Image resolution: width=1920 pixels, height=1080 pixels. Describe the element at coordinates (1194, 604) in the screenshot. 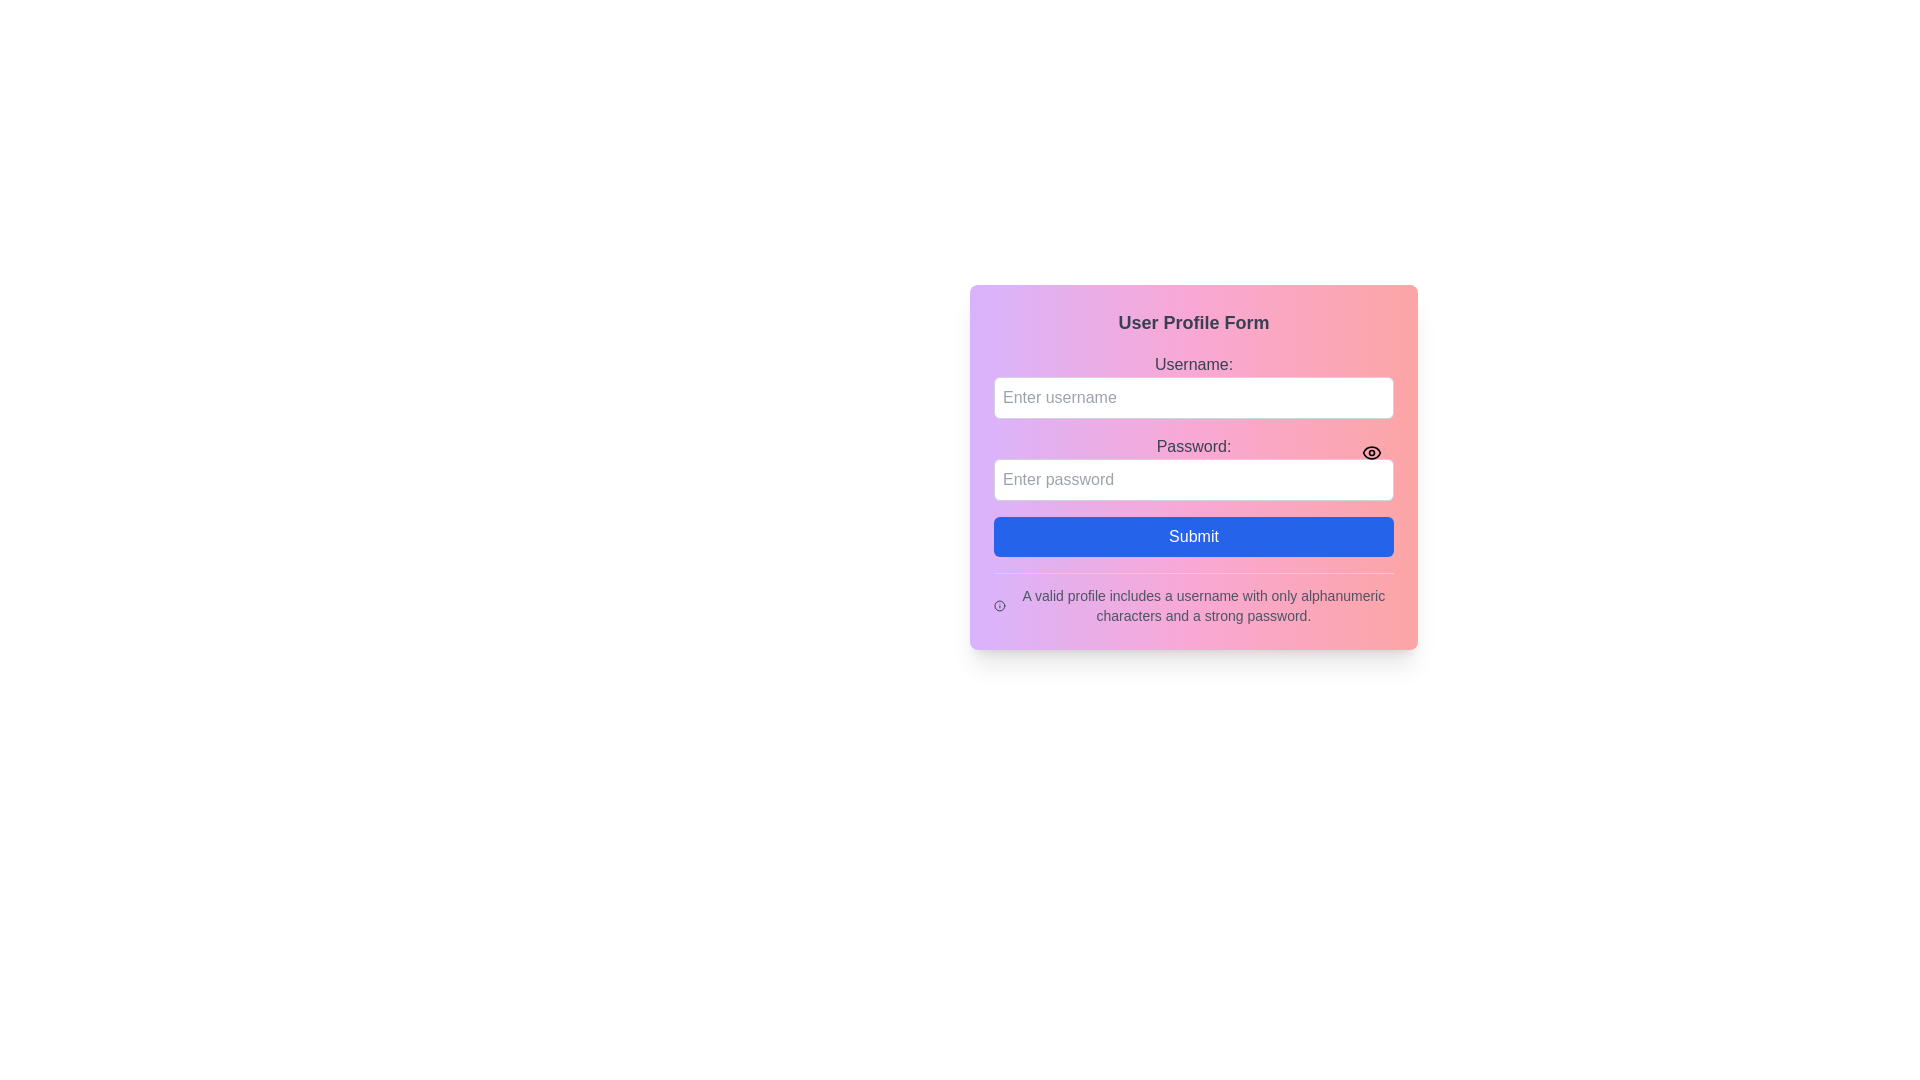

I see `informational message text block located below the 'Submit' button in the user profile form` at that location.